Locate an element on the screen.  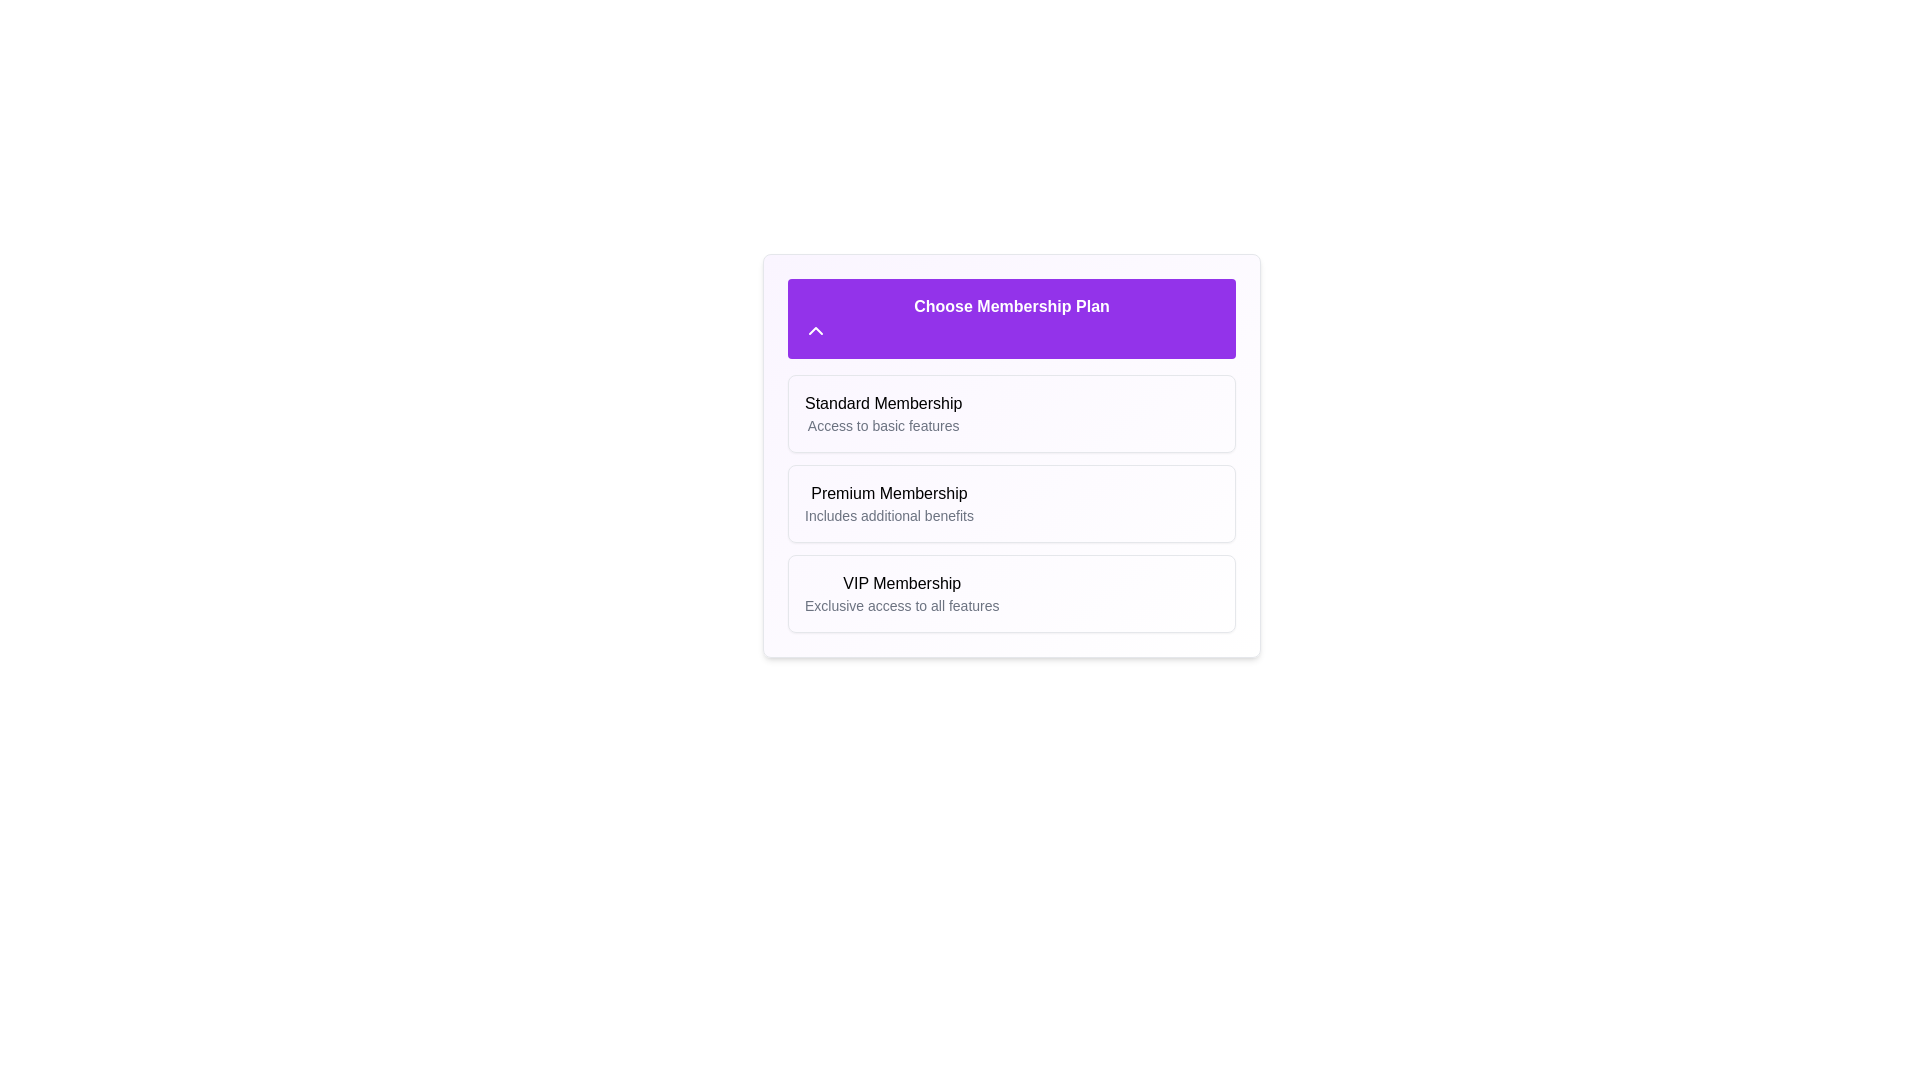
the 'VIP Membership' text block, which is the third card in the vertical list of membership options, located between the 'Premium Membership' card and additional content is located at coordinates (901, 593).